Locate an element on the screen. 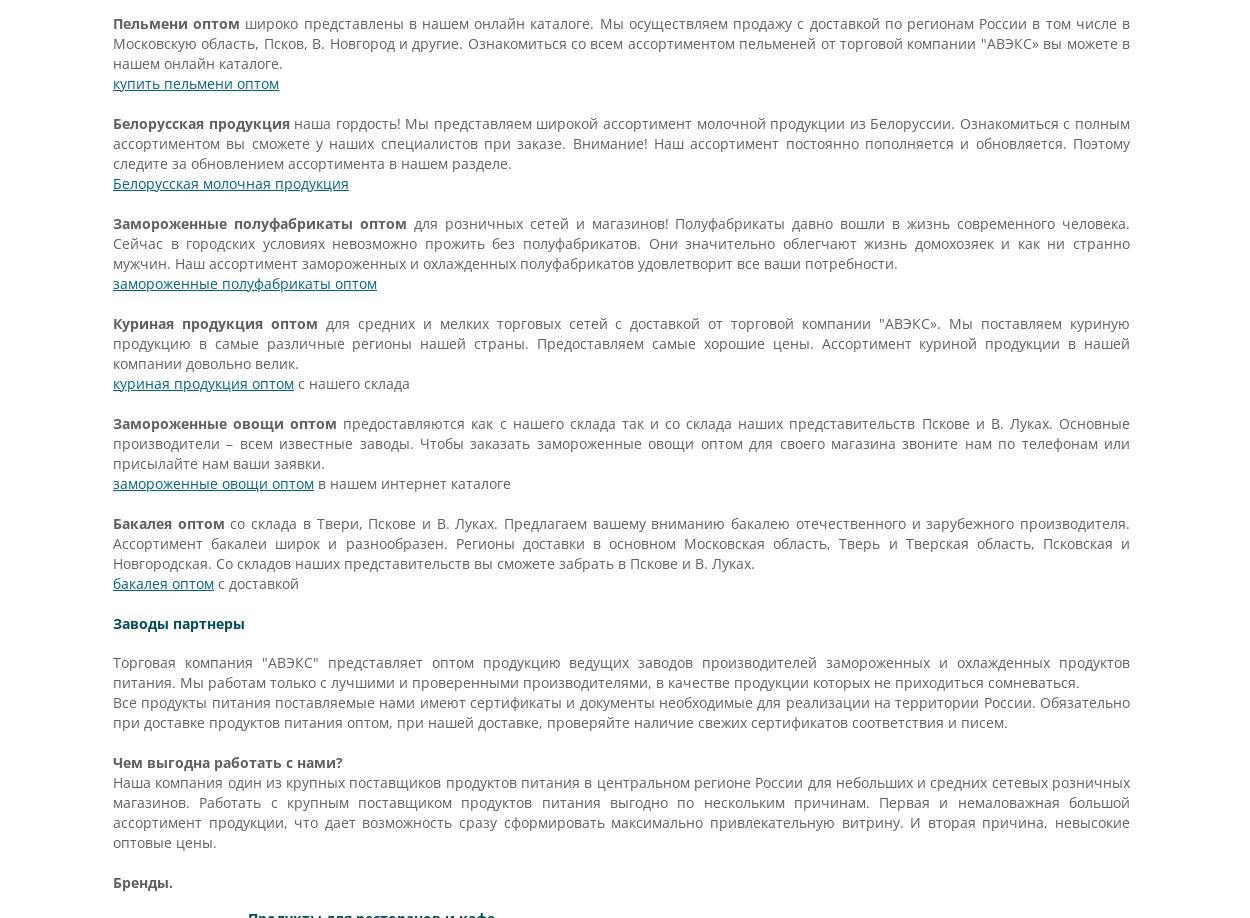  'широко представлены в нашем онлайн каталоге. Мы осуществляем продажу с доставкой по регионам России в том числе в Московскую область, Псков, В. Новгород и другие. Ознакомиться со всем ассортиментом пельменей от торговой компании "АВЭКС» вы можете в нашем онлайн каталоге.' is located at coordinates (620, 43).